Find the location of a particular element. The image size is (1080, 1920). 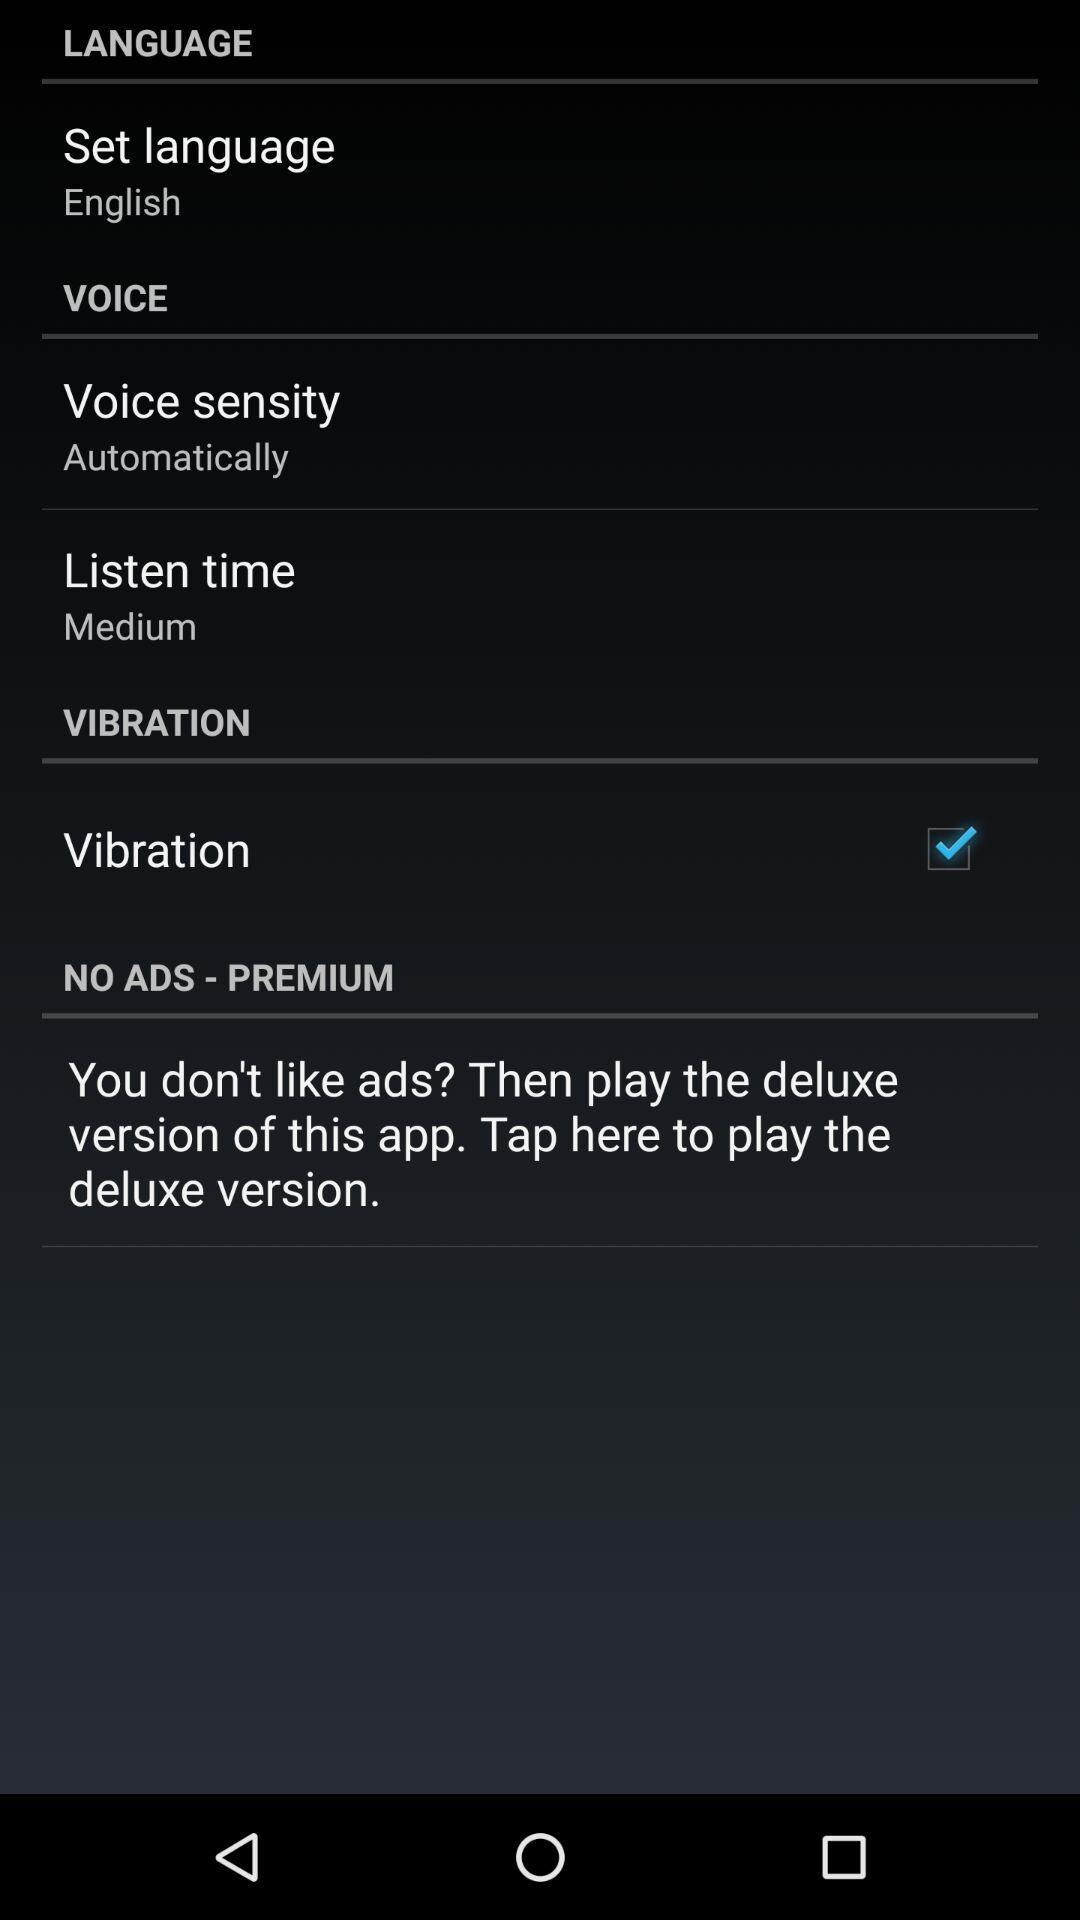

no ads - premium item is located at coordinates (540, 976).